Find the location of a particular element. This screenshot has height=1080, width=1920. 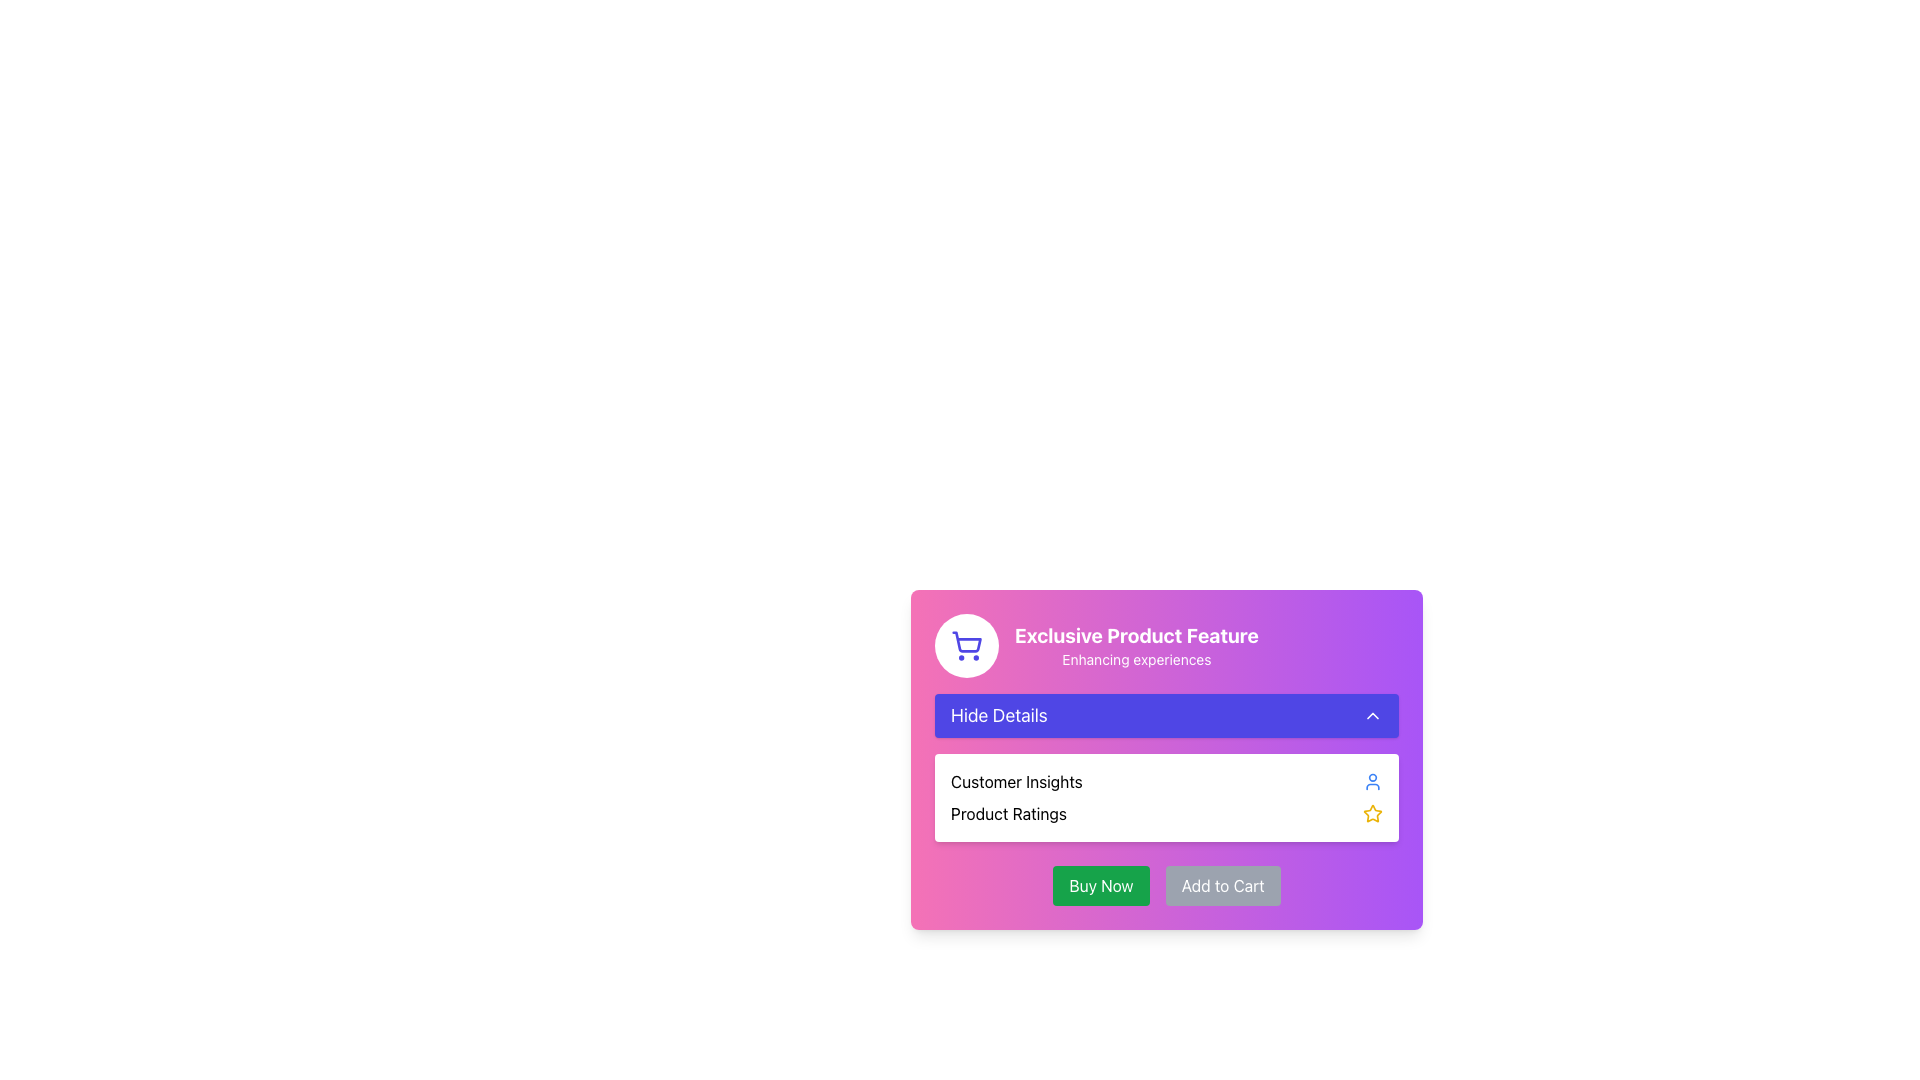

the Info Panel which provides insights and reviews, positioned below the 'Hide Details' button and above the 'Buy Now' and 'Add to Cart' buttons is located at coordinates (1166, 797).